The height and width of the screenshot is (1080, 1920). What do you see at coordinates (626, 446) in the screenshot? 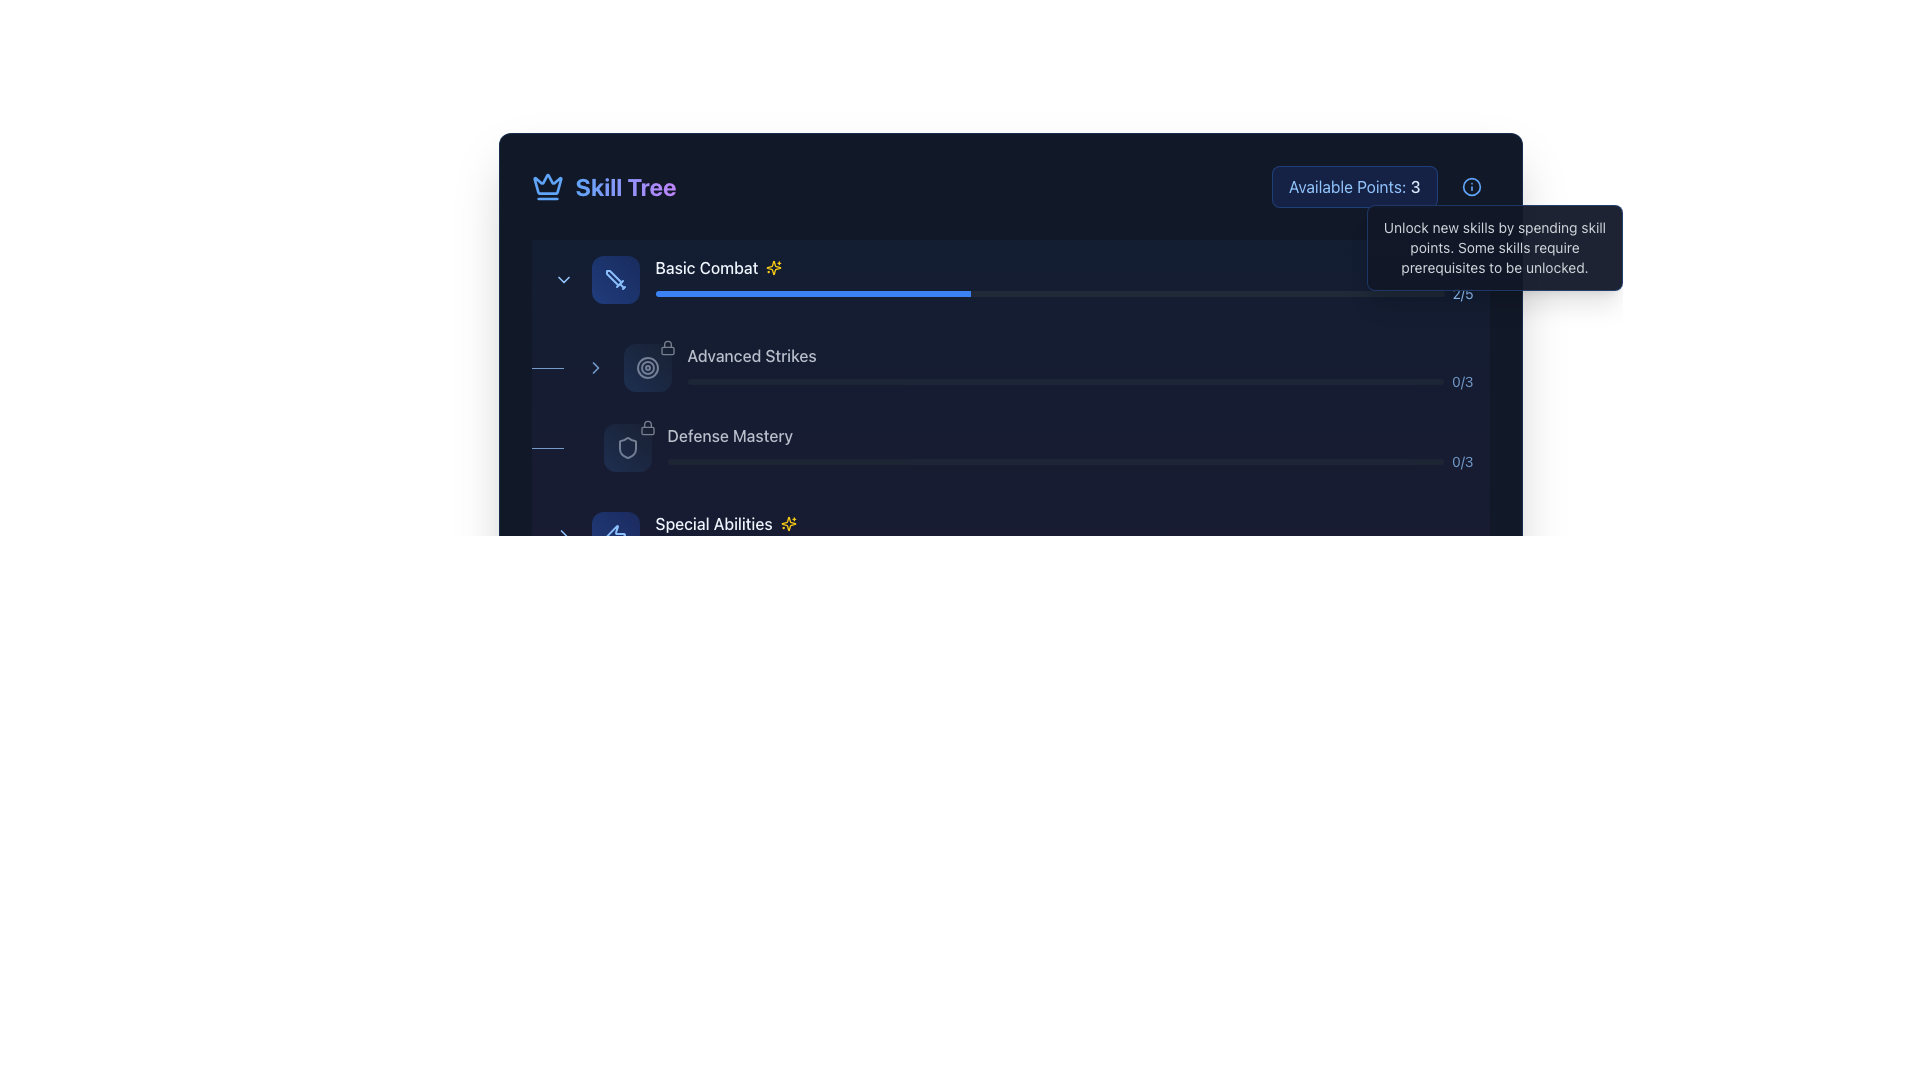
I see `the shield icon with a rounded appearance in the 'Defense Mastery' row of the skill tree interface, which has a grayish-blue gradient background and a lock overlay in the top right corner` at bounding box center [626, 446].